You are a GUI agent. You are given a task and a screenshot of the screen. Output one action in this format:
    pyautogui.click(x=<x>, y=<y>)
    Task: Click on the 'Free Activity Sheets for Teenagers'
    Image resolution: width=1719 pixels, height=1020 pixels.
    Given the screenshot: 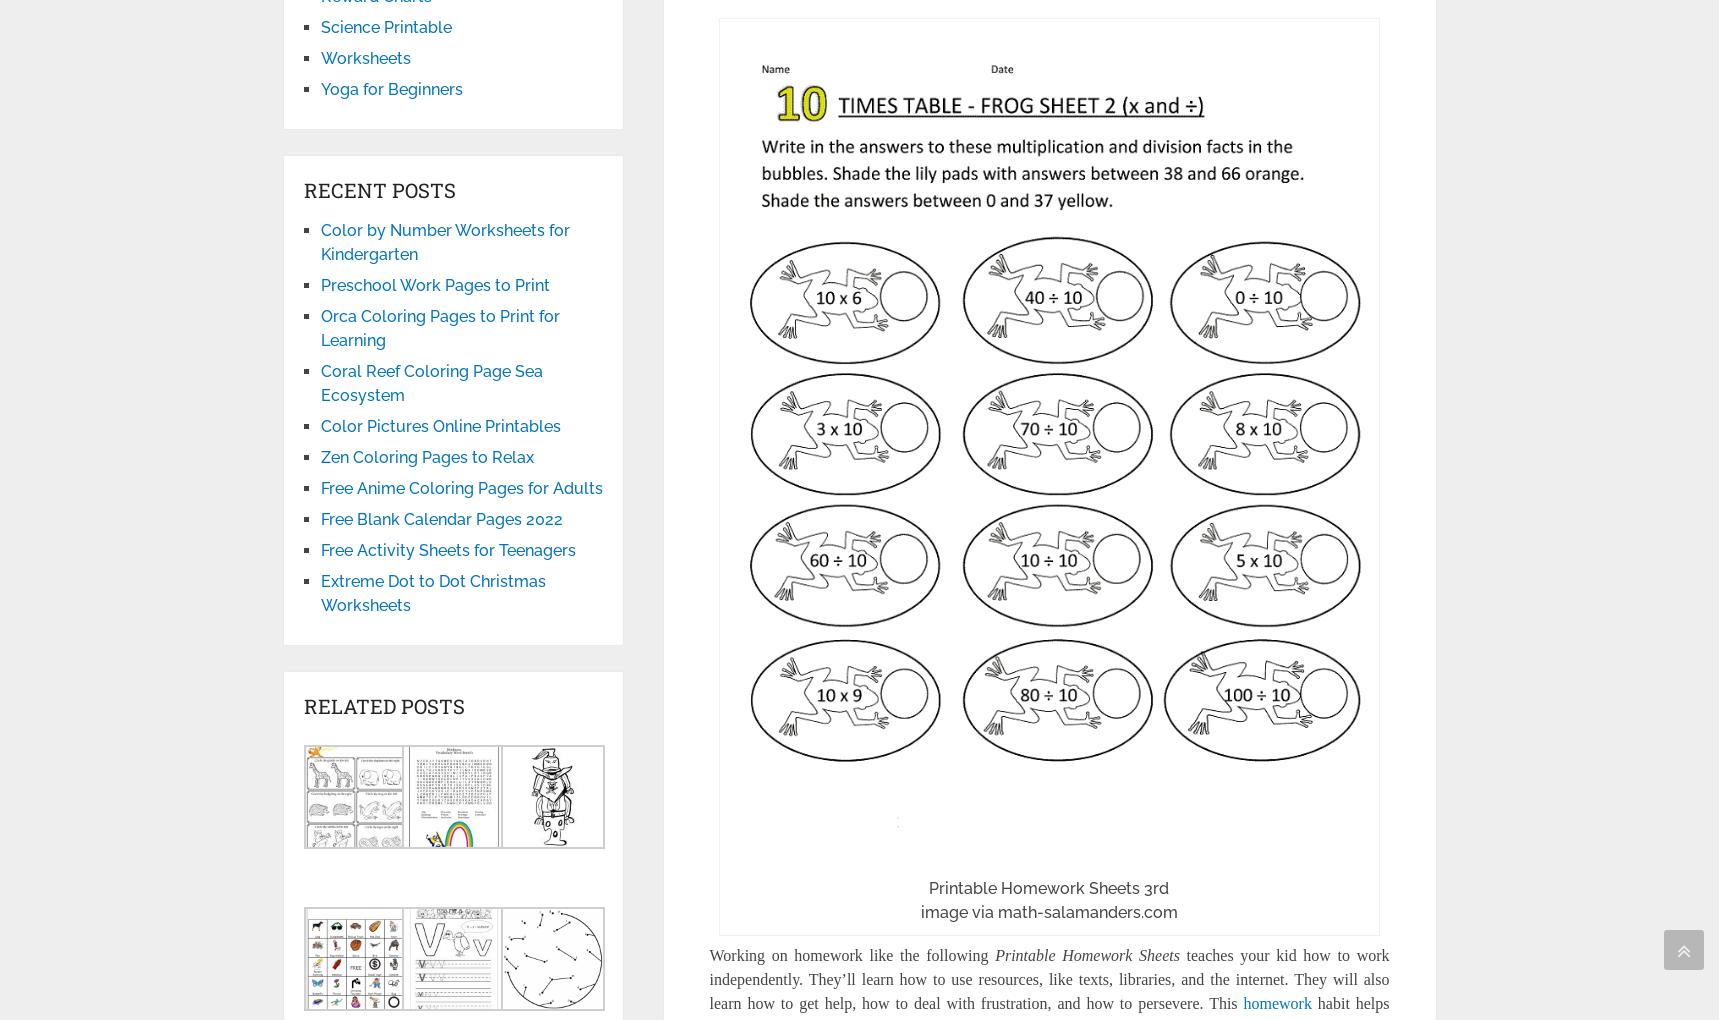 What is the action you would take?
    pyautogui.click(x=447, y=549)
    